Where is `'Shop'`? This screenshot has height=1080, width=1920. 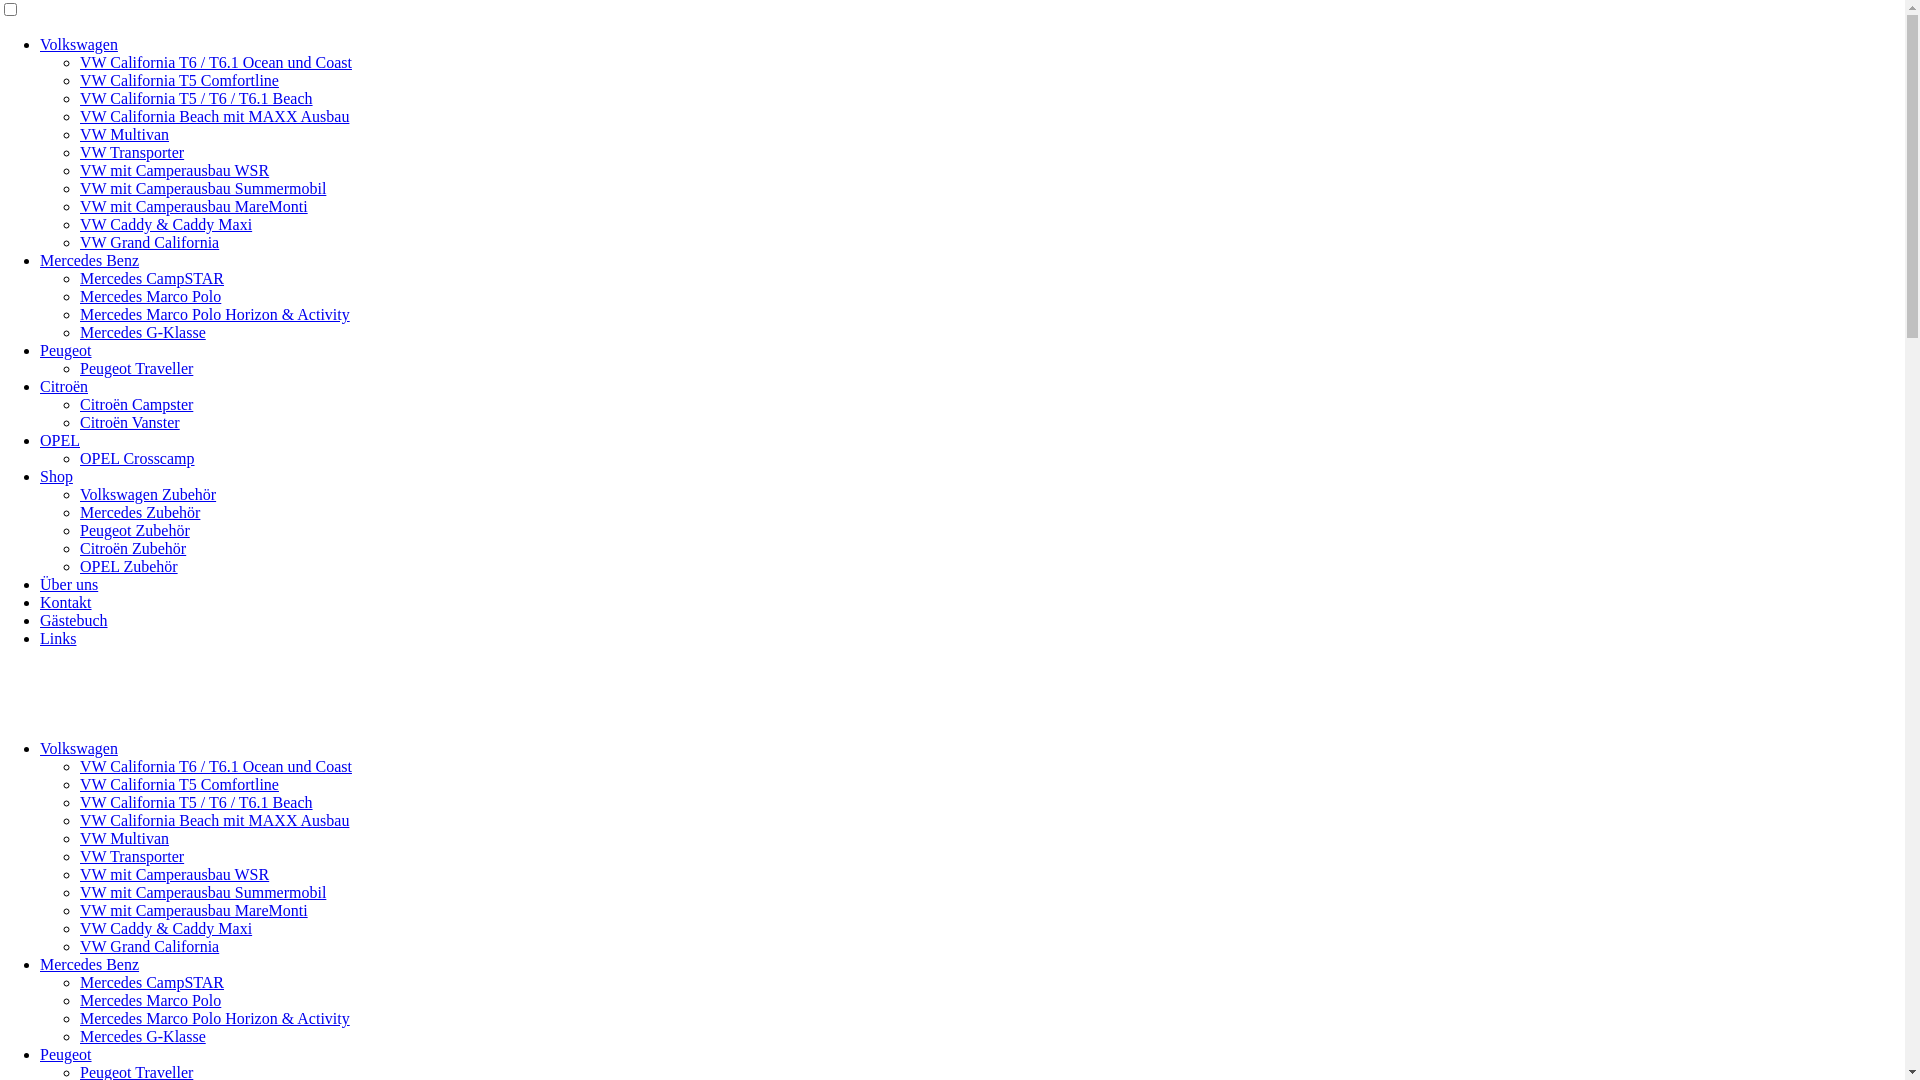
'Shop' is located at coordinates (56, 476).